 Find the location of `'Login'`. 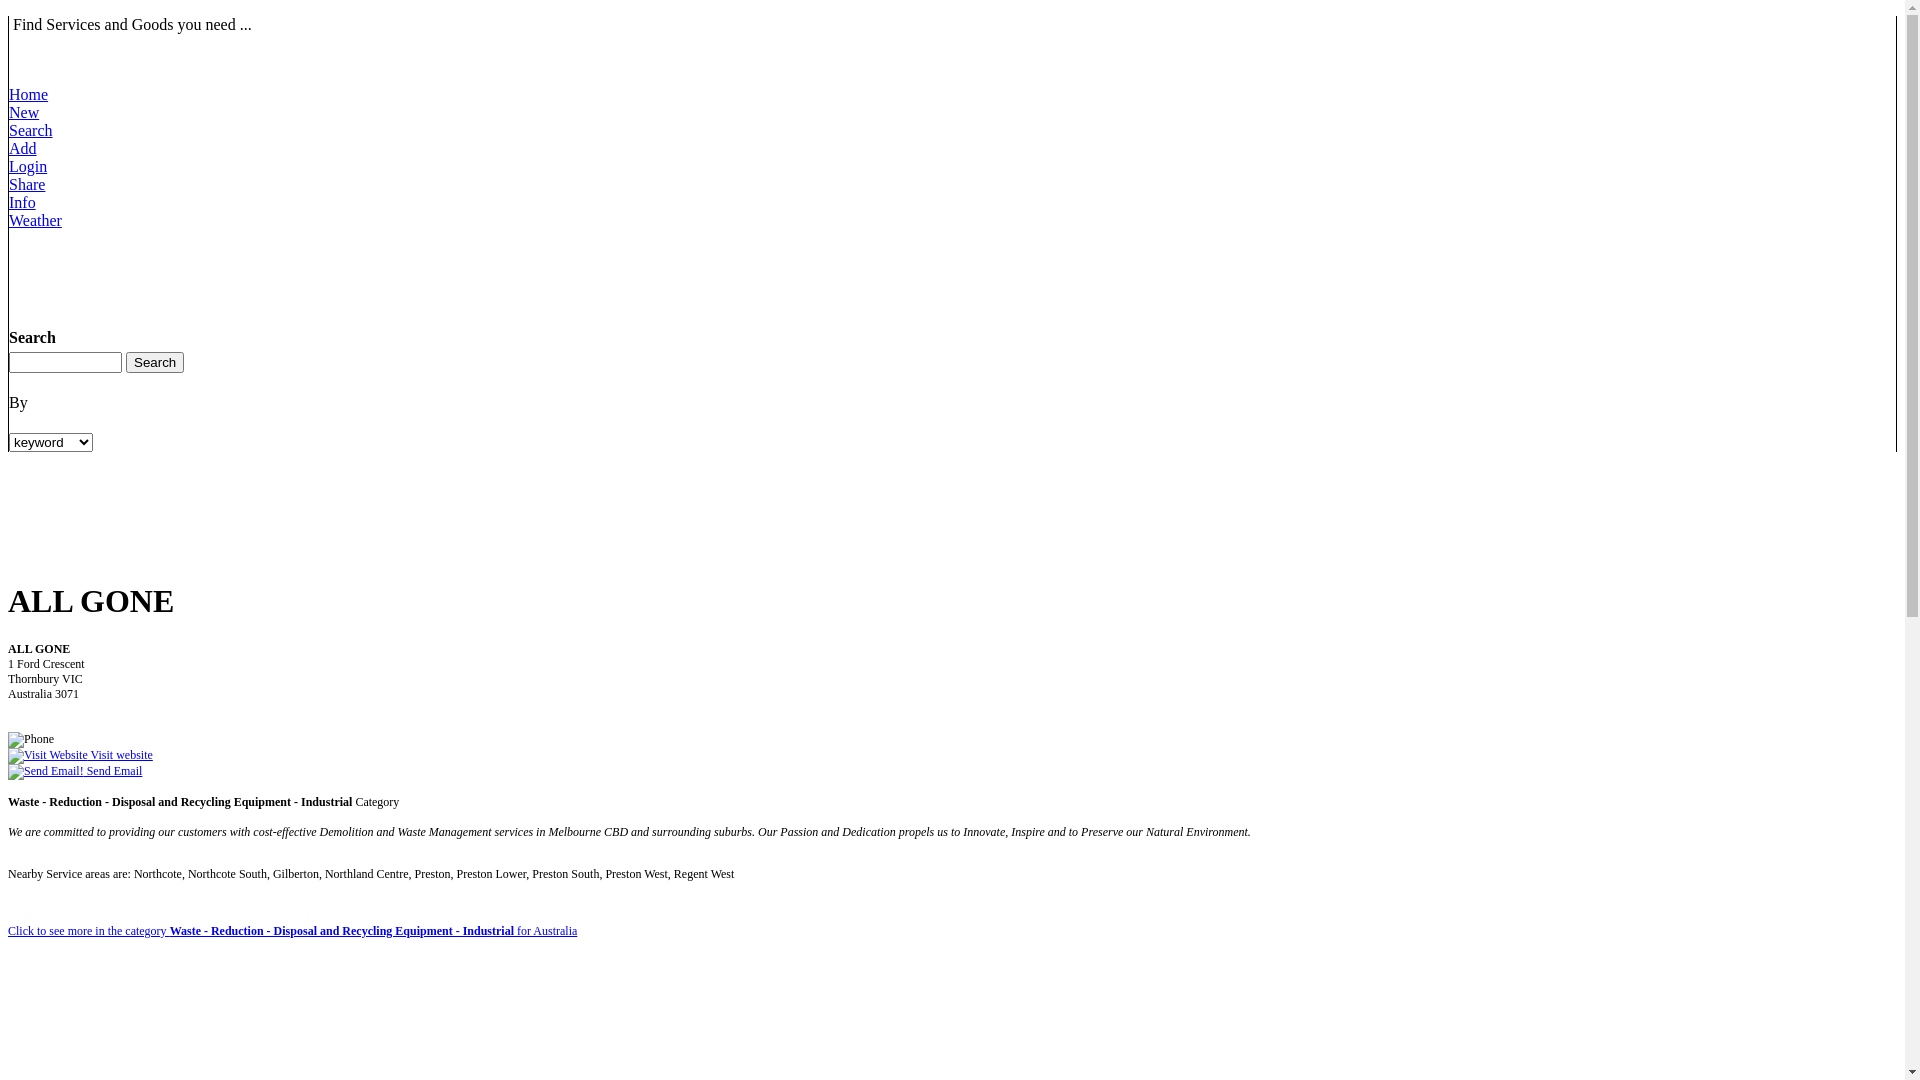

'Login' is located at coordinates (28, 174).